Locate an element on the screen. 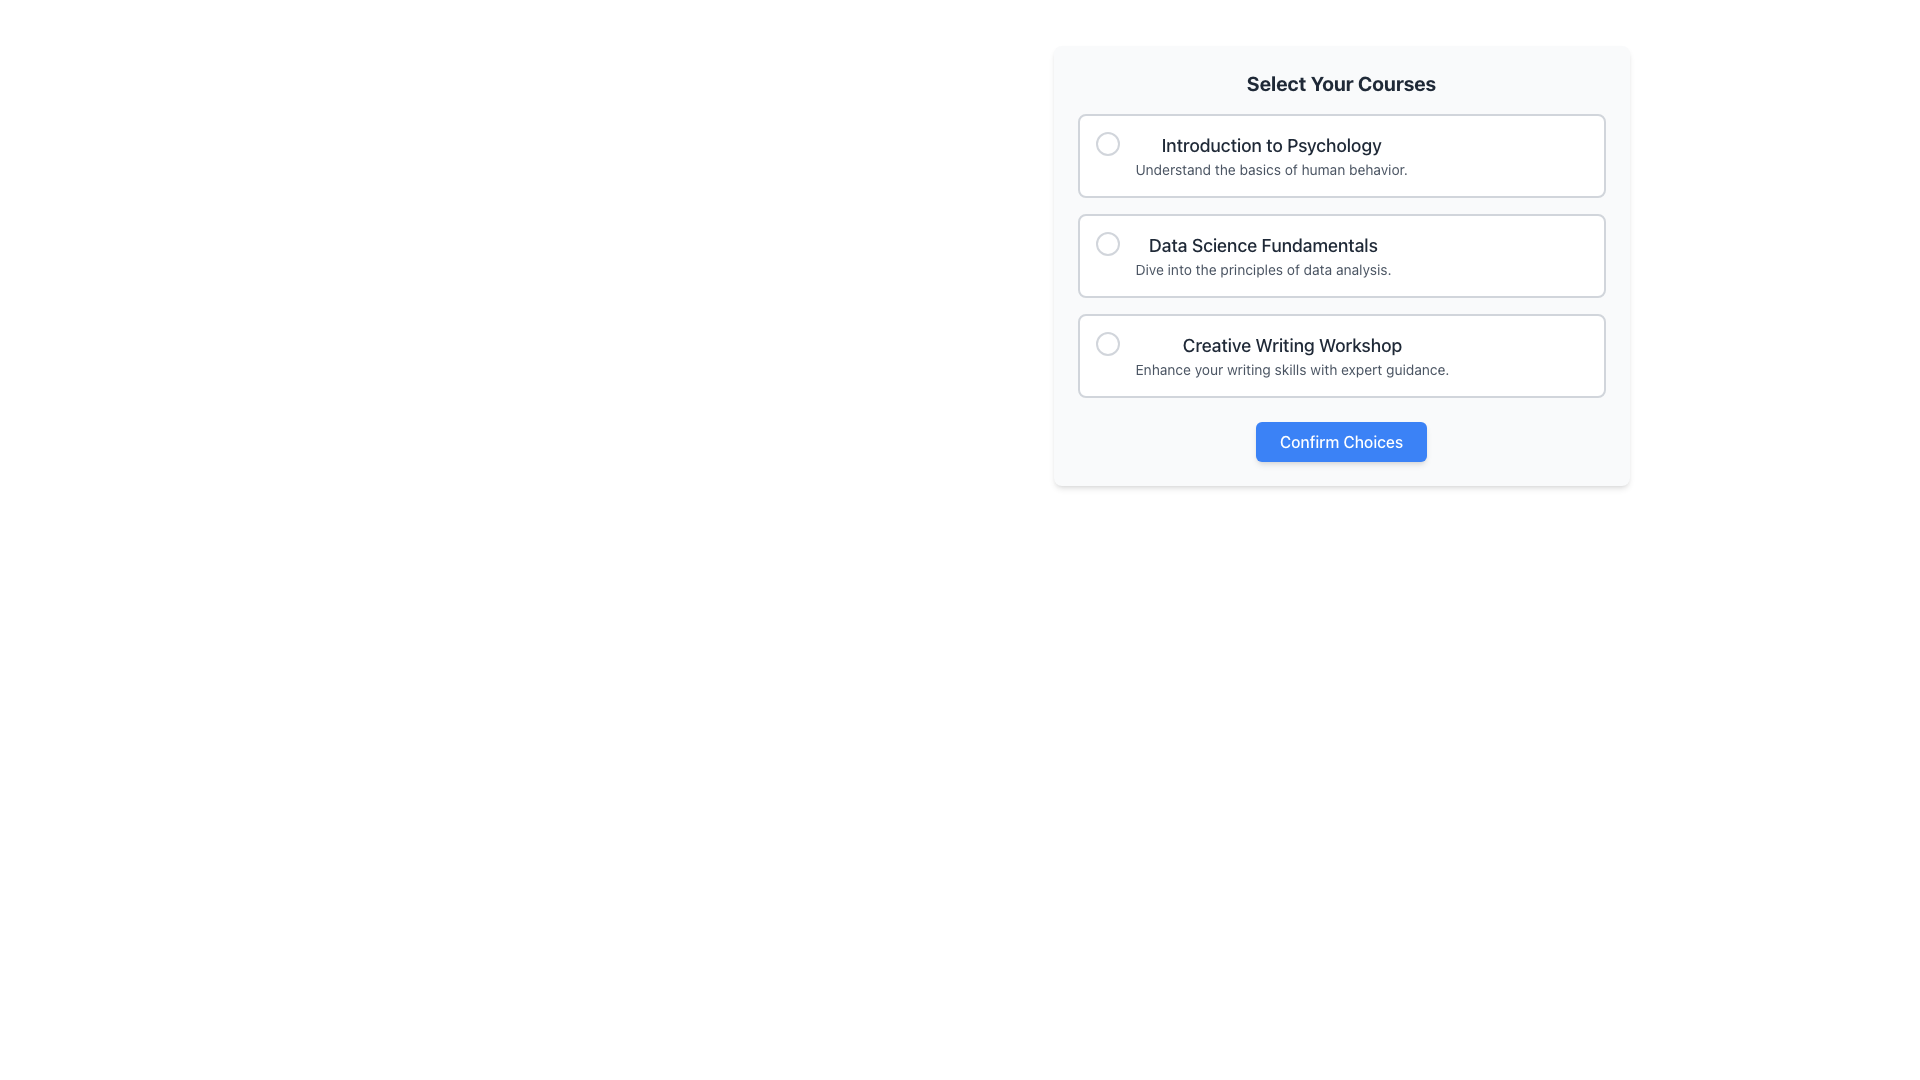 This screenshot has height=1080, width=1920. the static text 'Understand the basics of human behavior.' which is styled in gray color and located directly below the heading 'Introduction to Psychology' is located at coordinates (1270, 168).